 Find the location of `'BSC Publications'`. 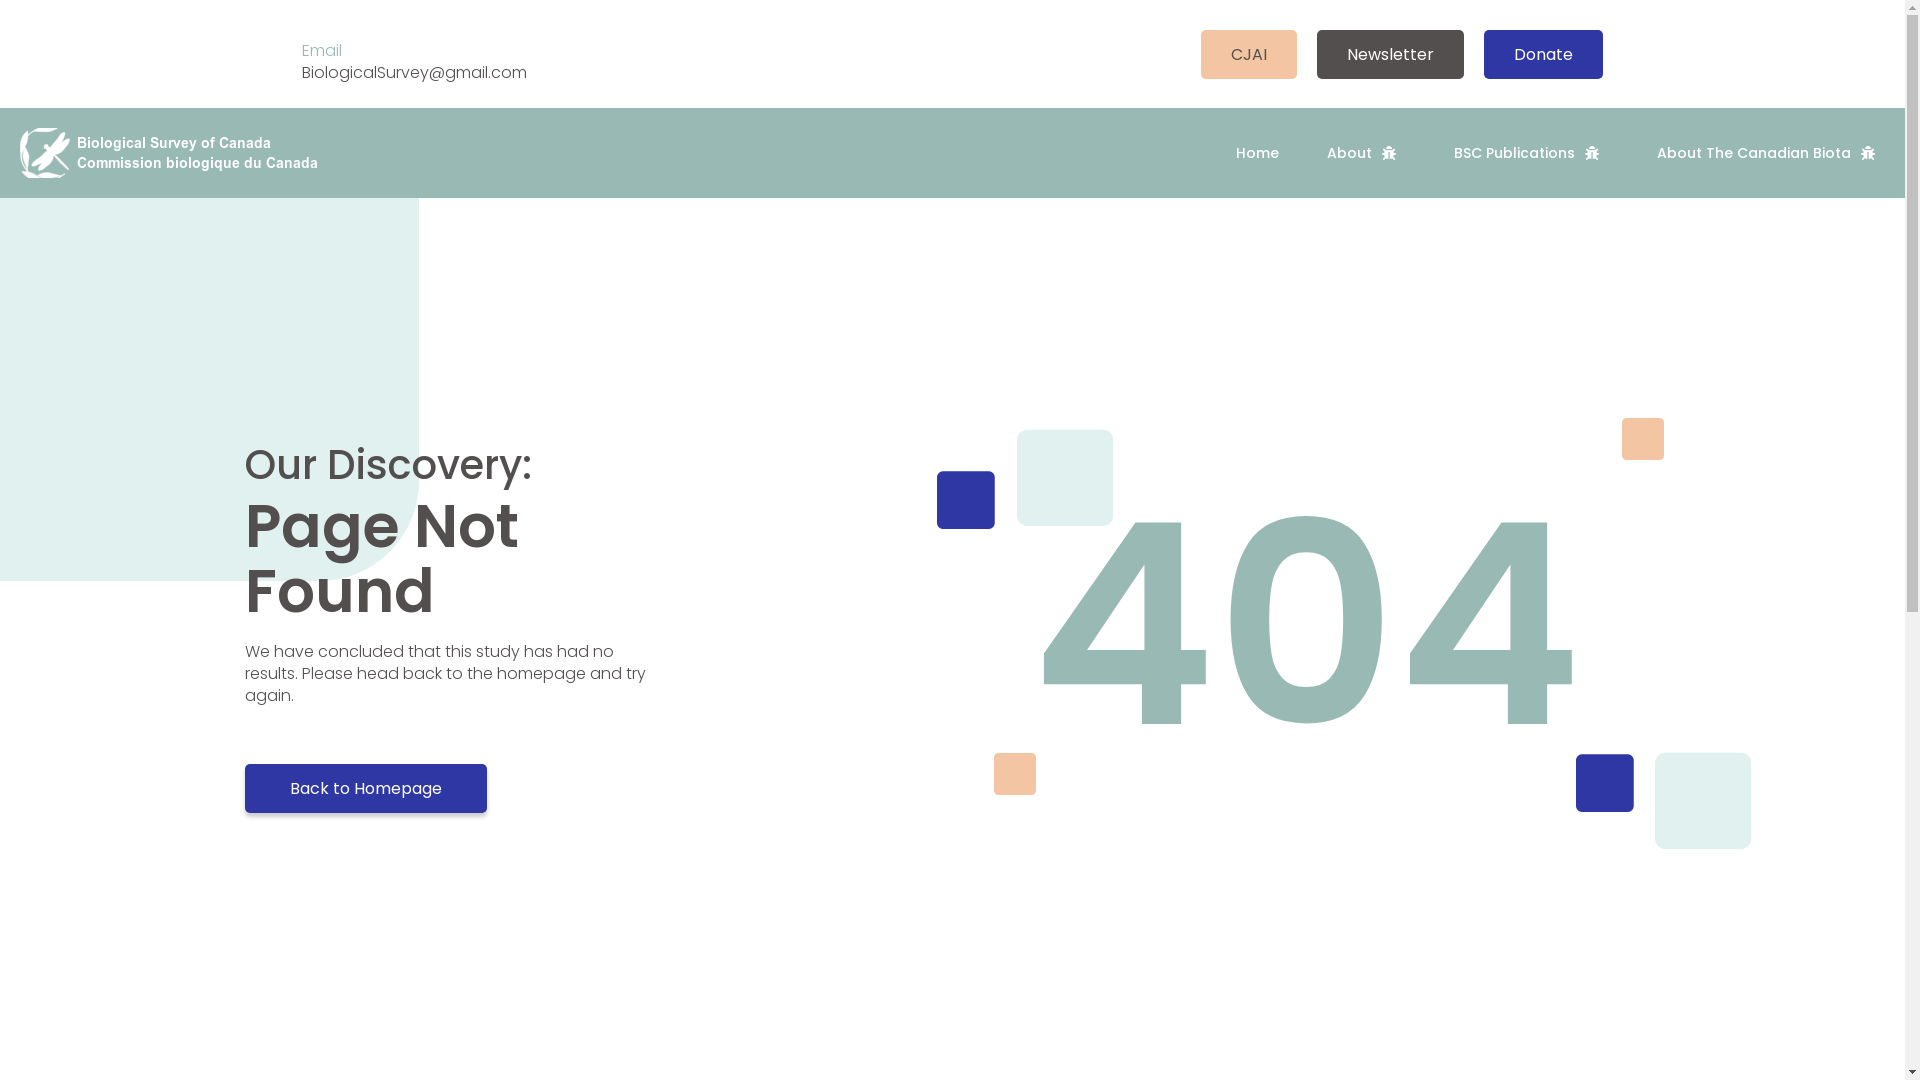

'BSC Publications' is located at coordinates (1530, 152).